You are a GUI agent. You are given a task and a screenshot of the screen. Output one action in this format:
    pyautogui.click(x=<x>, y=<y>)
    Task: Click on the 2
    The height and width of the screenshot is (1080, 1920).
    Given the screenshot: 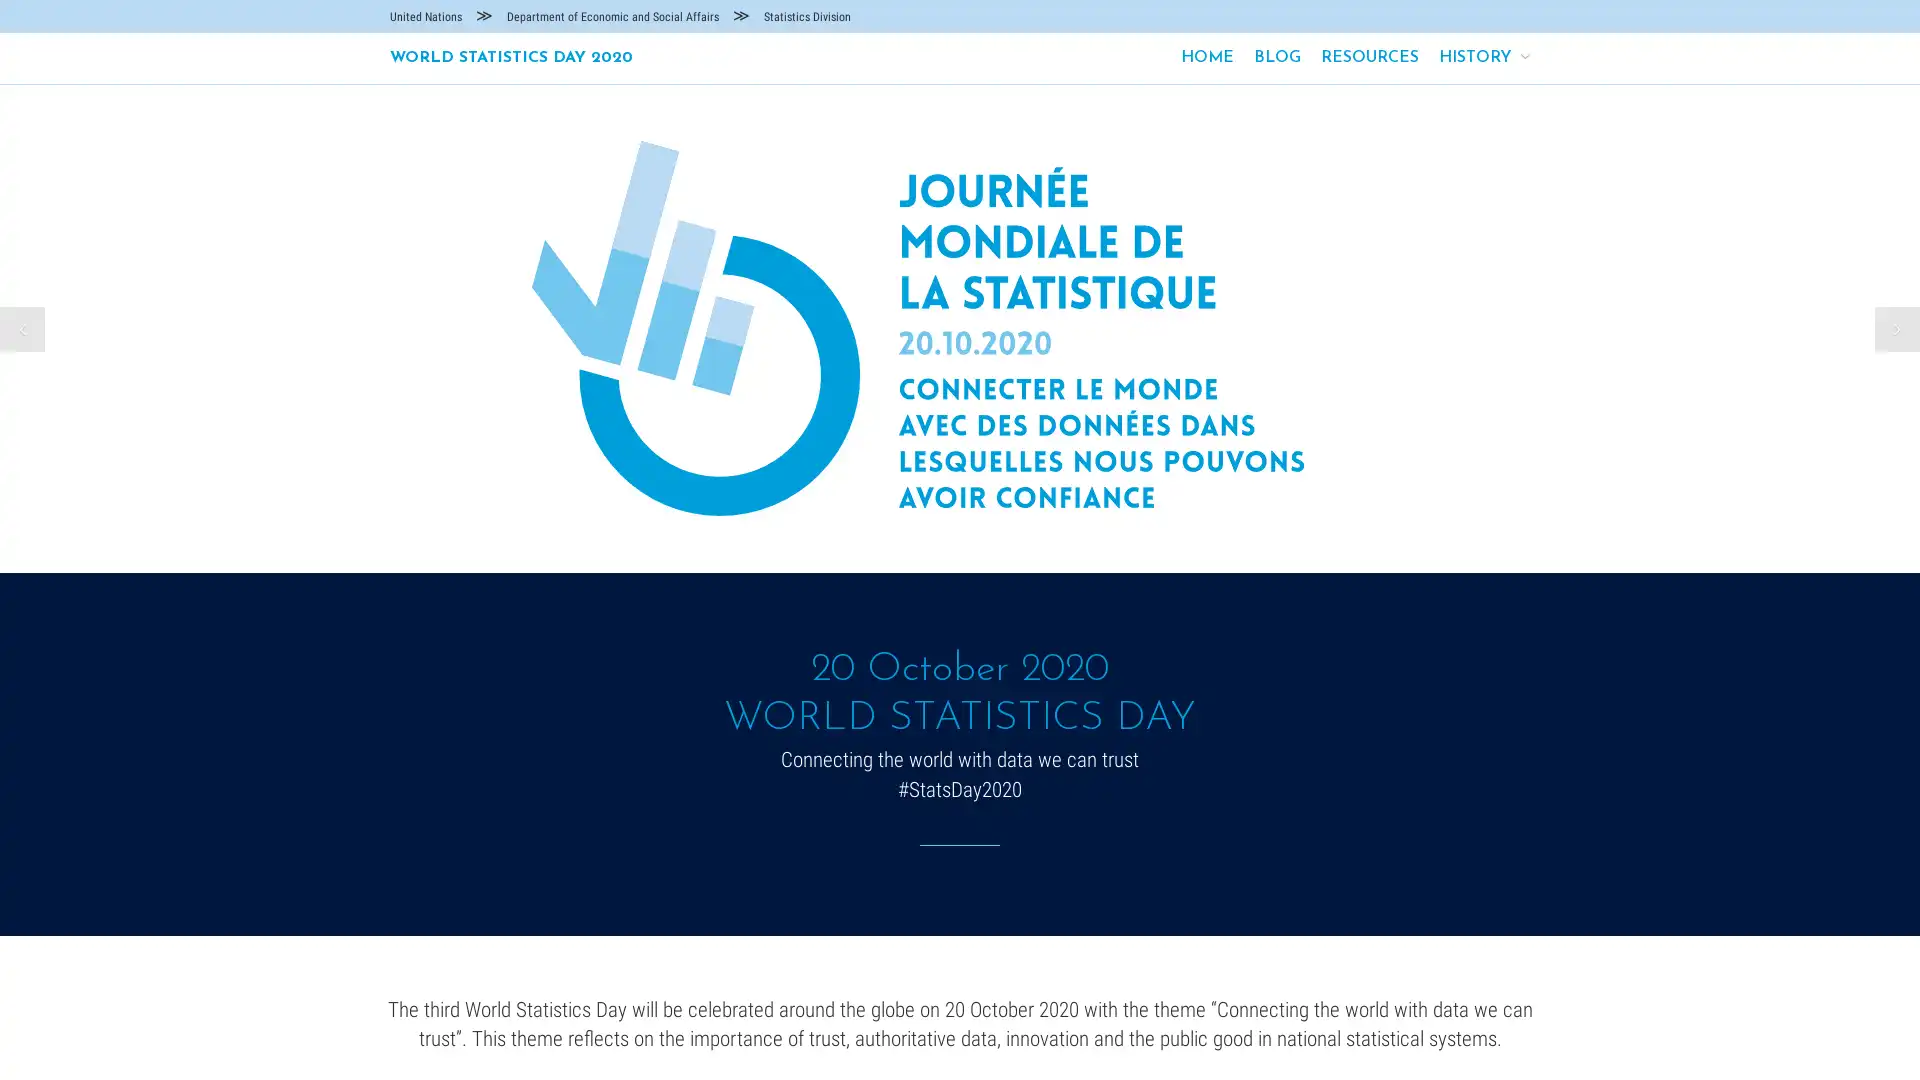 What is the action you would take?
    pyautogui.click(x=925, y=534)
    